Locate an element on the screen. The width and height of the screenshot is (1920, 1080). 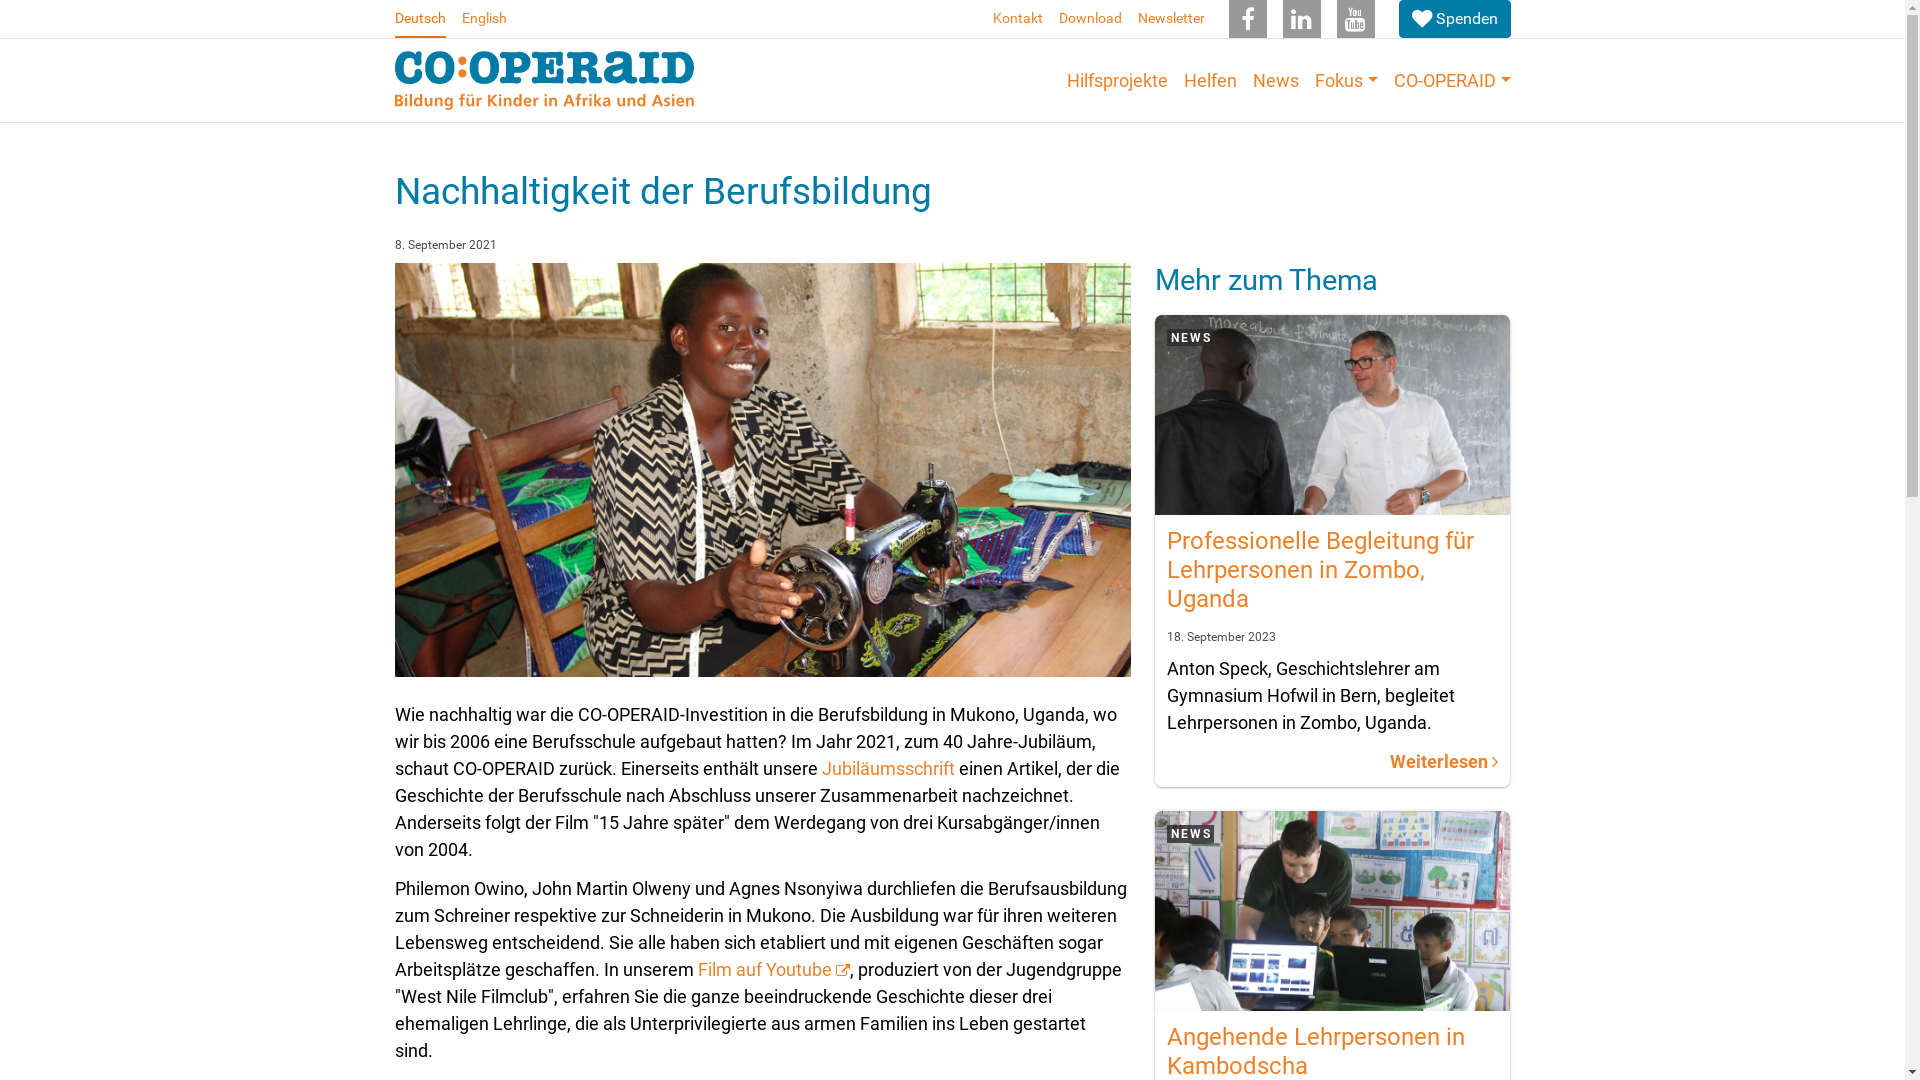
'Newsletter' is located at coordinates (1171, 19).